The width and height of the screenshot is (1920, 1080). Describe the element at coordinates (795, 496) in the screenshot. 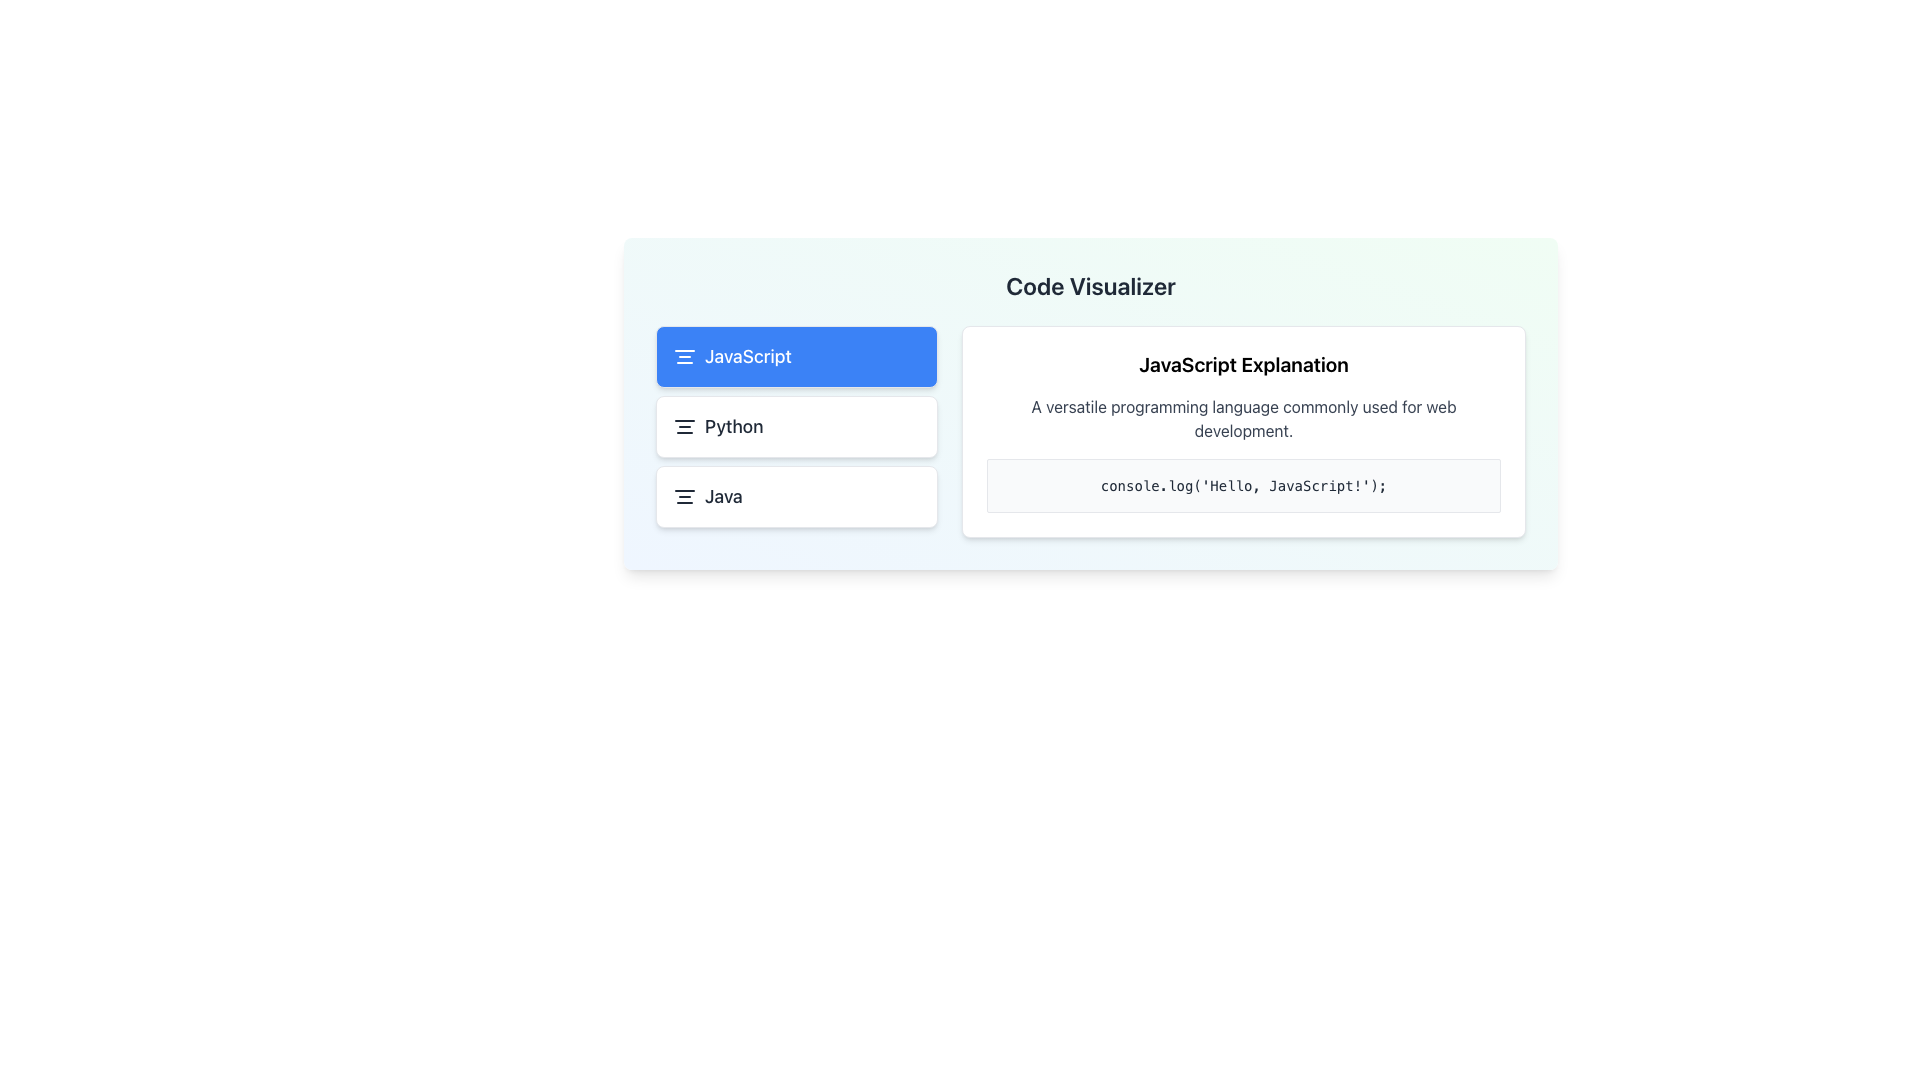

I see `the 'Java' selectable list item, which is the third item in a vertical list, to activate its related functionality` at that location.